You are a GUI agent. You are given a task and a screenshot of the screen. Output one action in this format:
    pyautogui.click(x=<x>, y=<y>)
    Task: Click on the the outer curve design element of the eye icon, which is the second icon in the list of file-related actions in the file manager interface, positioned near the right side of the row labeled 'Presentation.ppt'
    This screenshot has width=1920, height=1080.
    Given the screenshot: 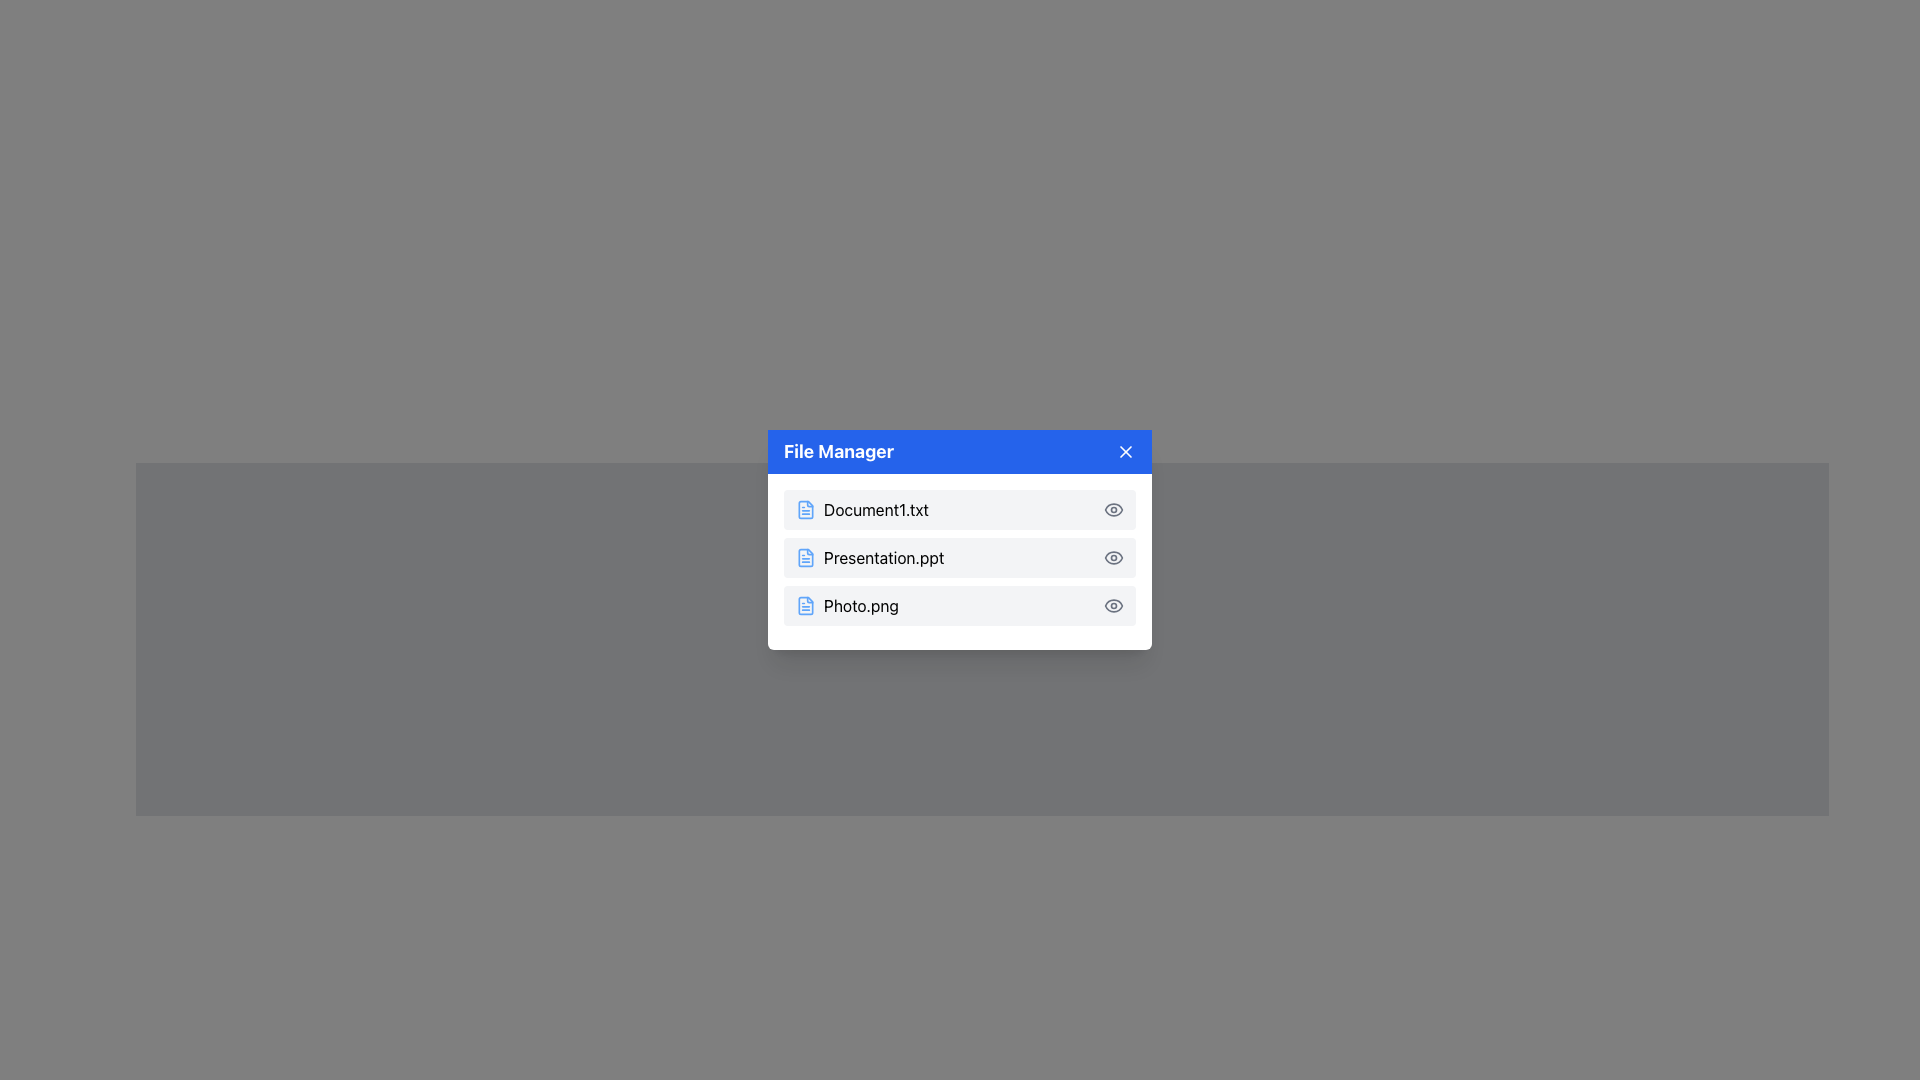 What is the action you would take?
    pyautogui.click(x=1112, y=508)
    